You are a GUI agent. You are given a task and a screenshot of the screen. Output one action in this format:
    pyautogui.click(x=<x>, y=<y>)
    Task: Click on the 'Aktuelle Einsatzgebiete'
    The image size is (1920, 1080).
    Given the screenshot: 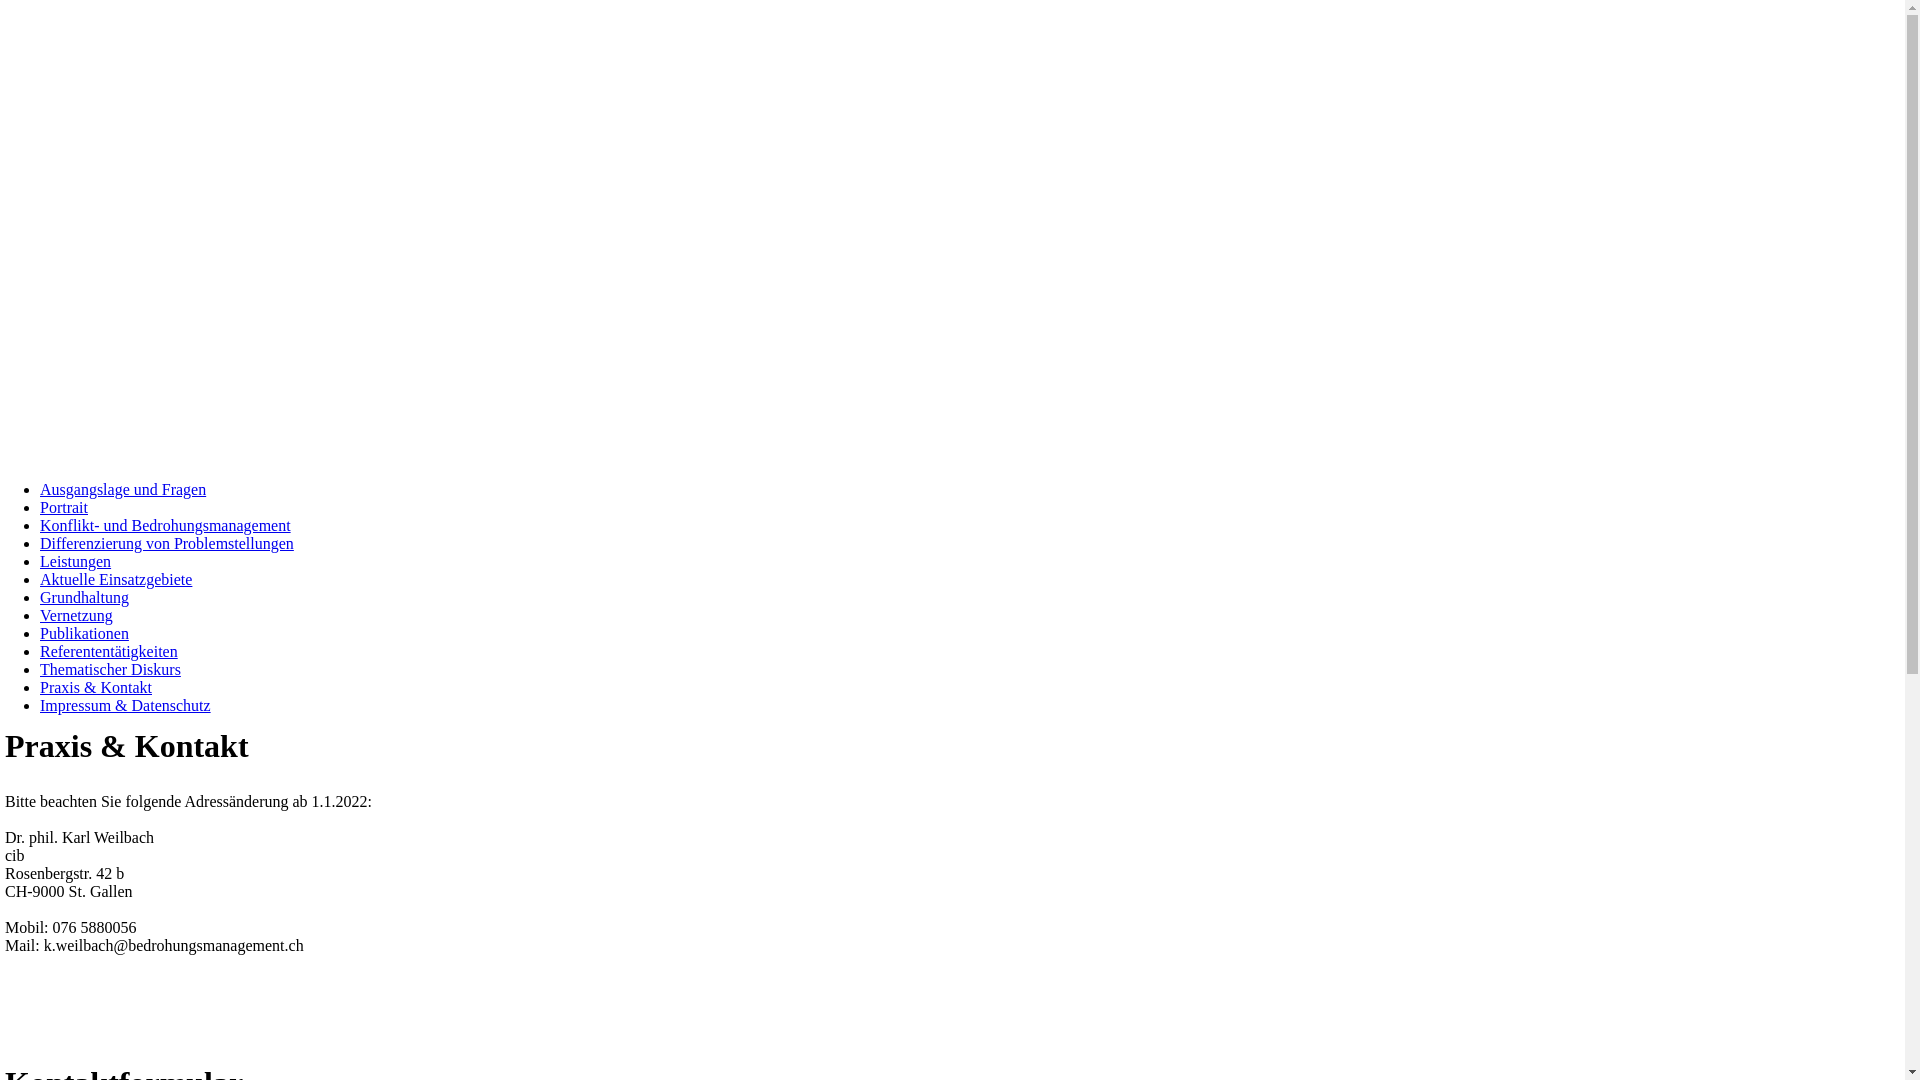 What is the action you would take?
    pyautogui.click(x=114, y=579)
    